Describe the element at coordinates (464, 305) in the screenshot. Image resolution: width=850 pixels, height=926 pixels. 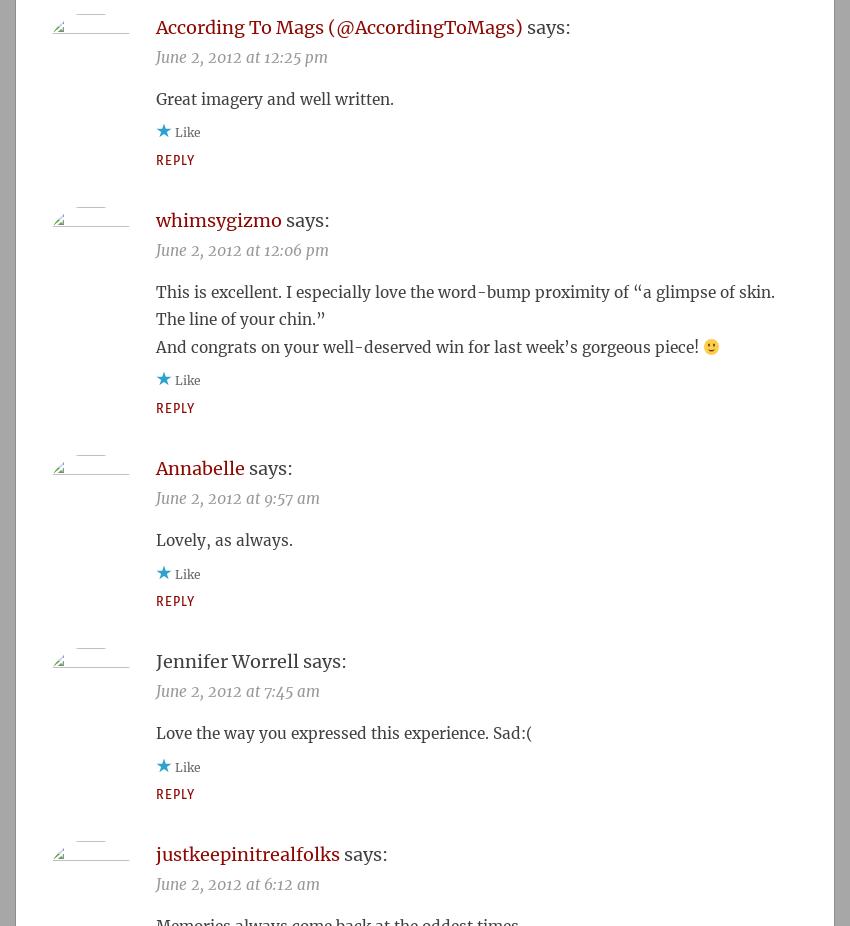
I see `'This is excellent. I especially love the word-bump proximity of “a glimpse of skin. The line of your chin.”'` at that location.